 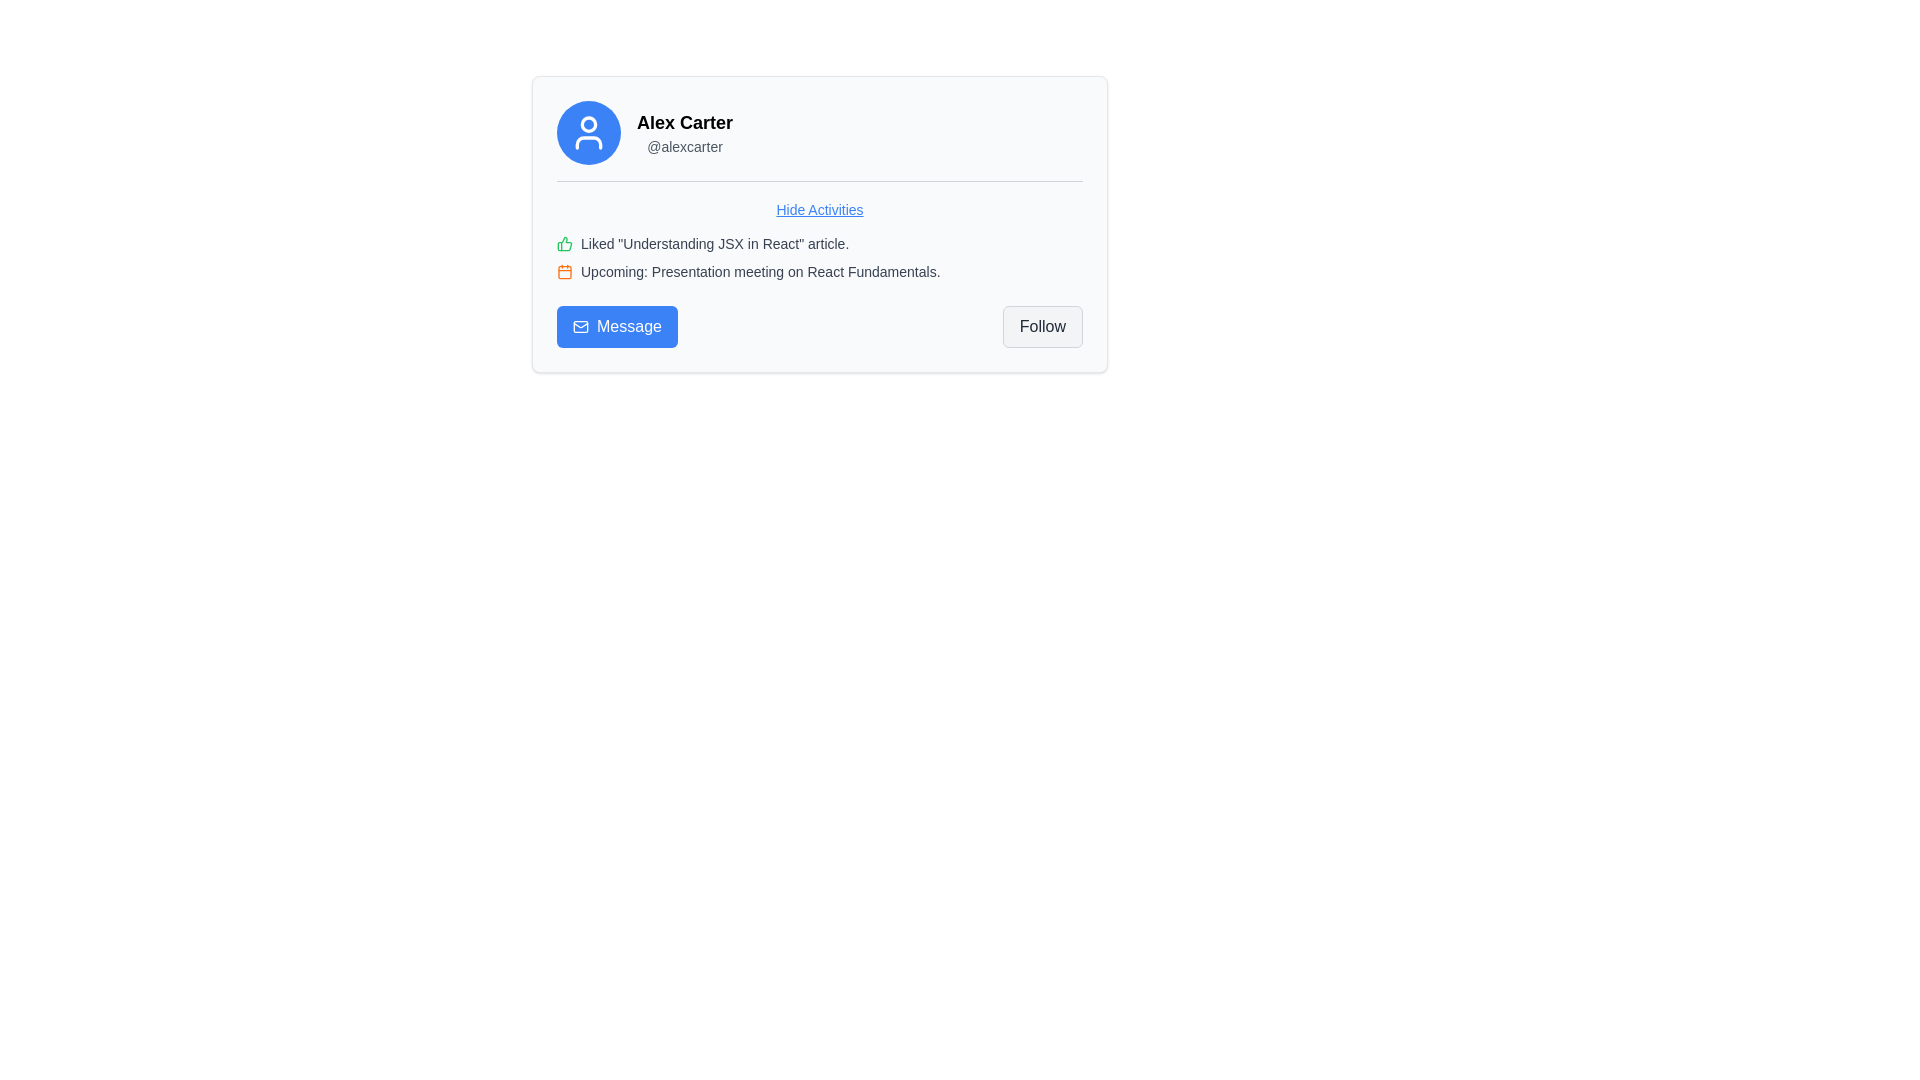 I want to click on the Text Label displaying the user's name, so click(x=685, y=123).